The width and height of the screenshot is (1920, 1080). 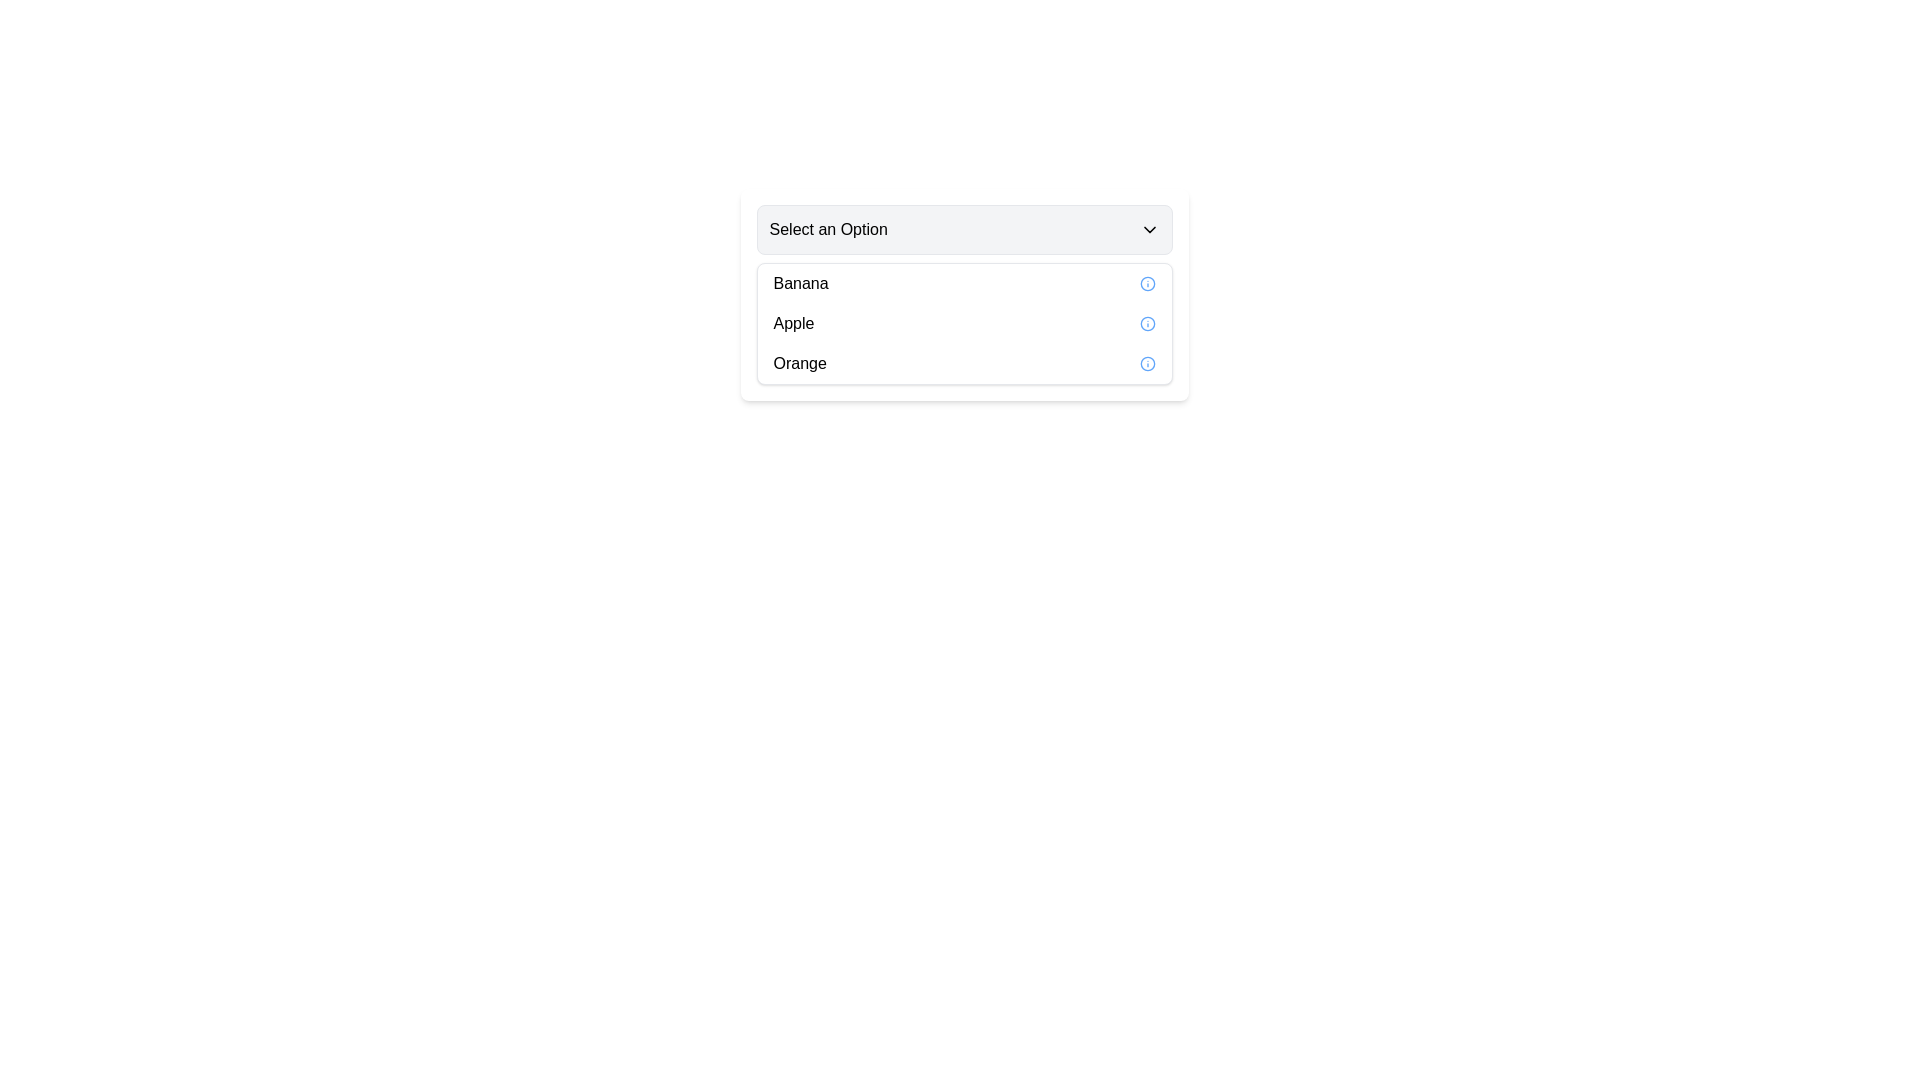 What do you see at coordinates (1149, 229) in the screenshot?
I see `the downward-pointing chevron icon located at the far right of the rounded rectangle containing the text 'Select an Option'` at bounding box center [1149, 229].